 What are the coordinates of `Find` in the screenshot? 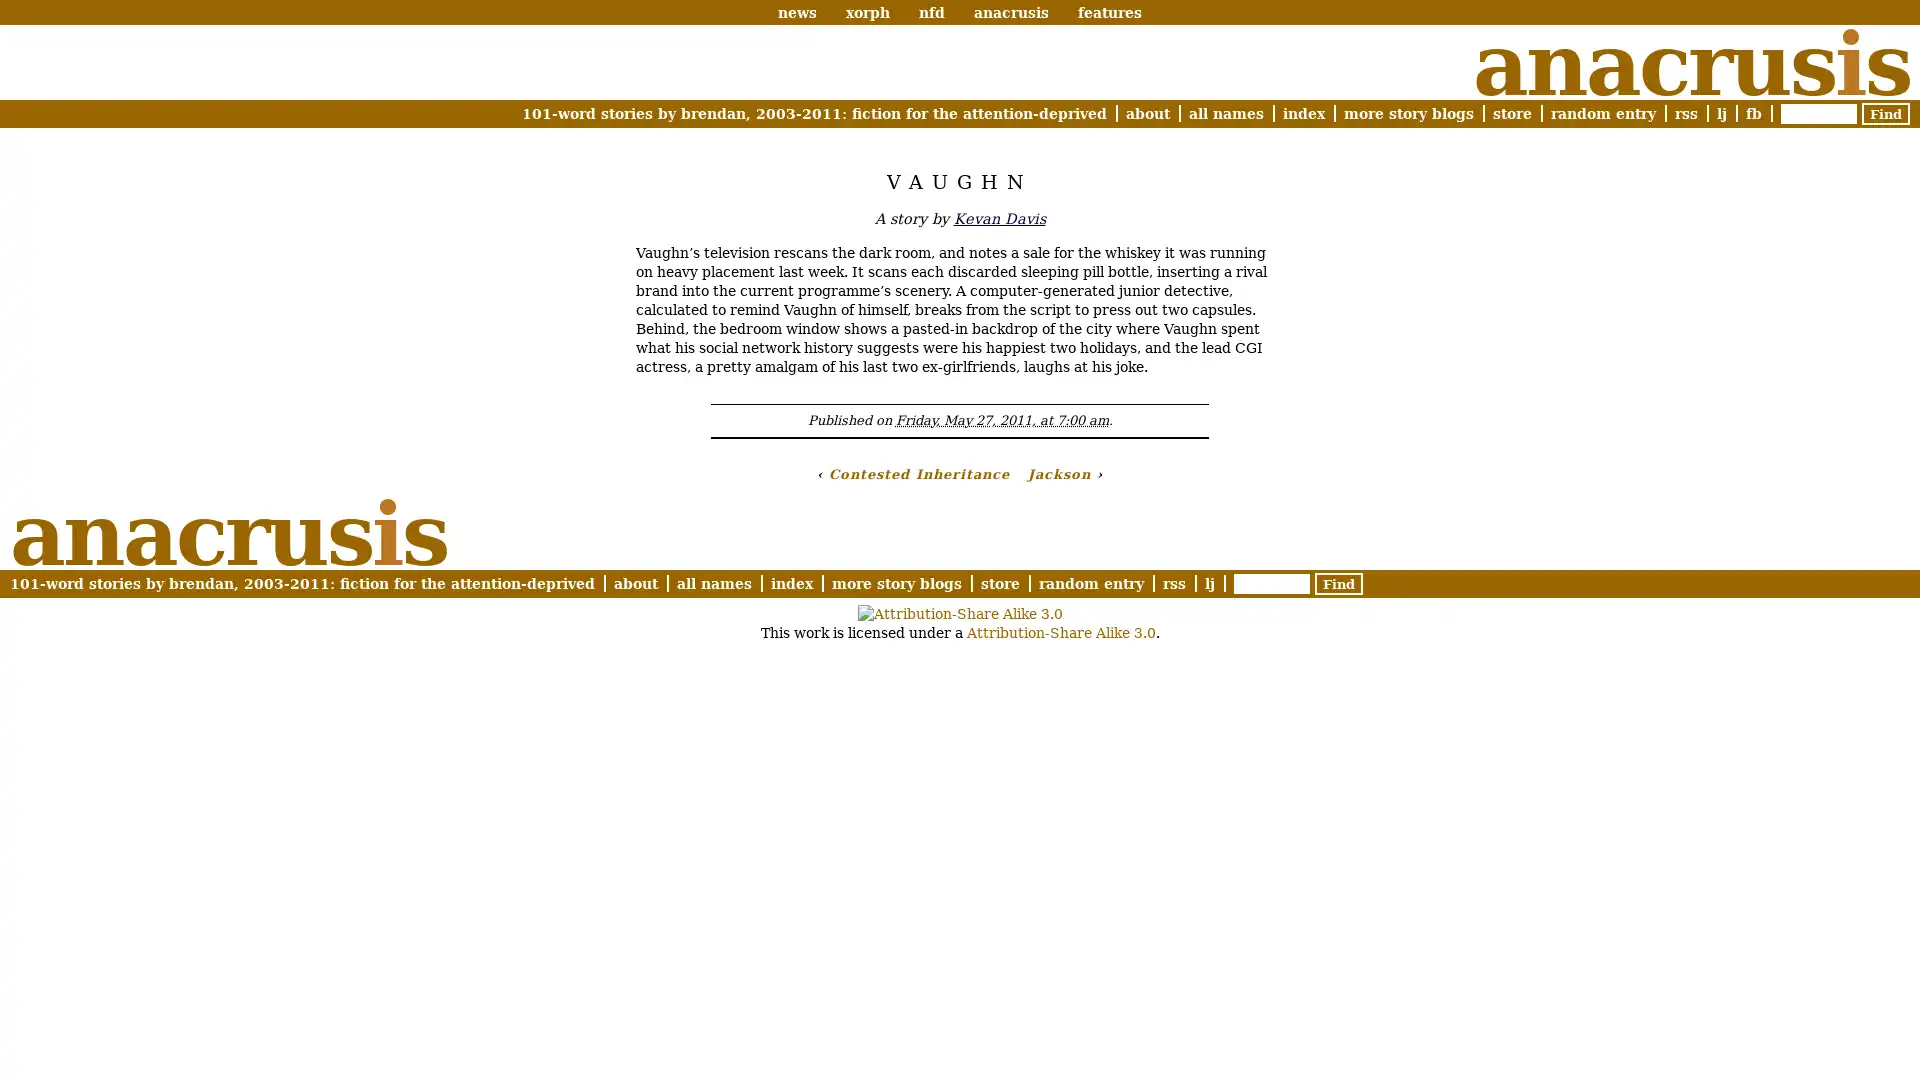 It's located at (1339, 582).